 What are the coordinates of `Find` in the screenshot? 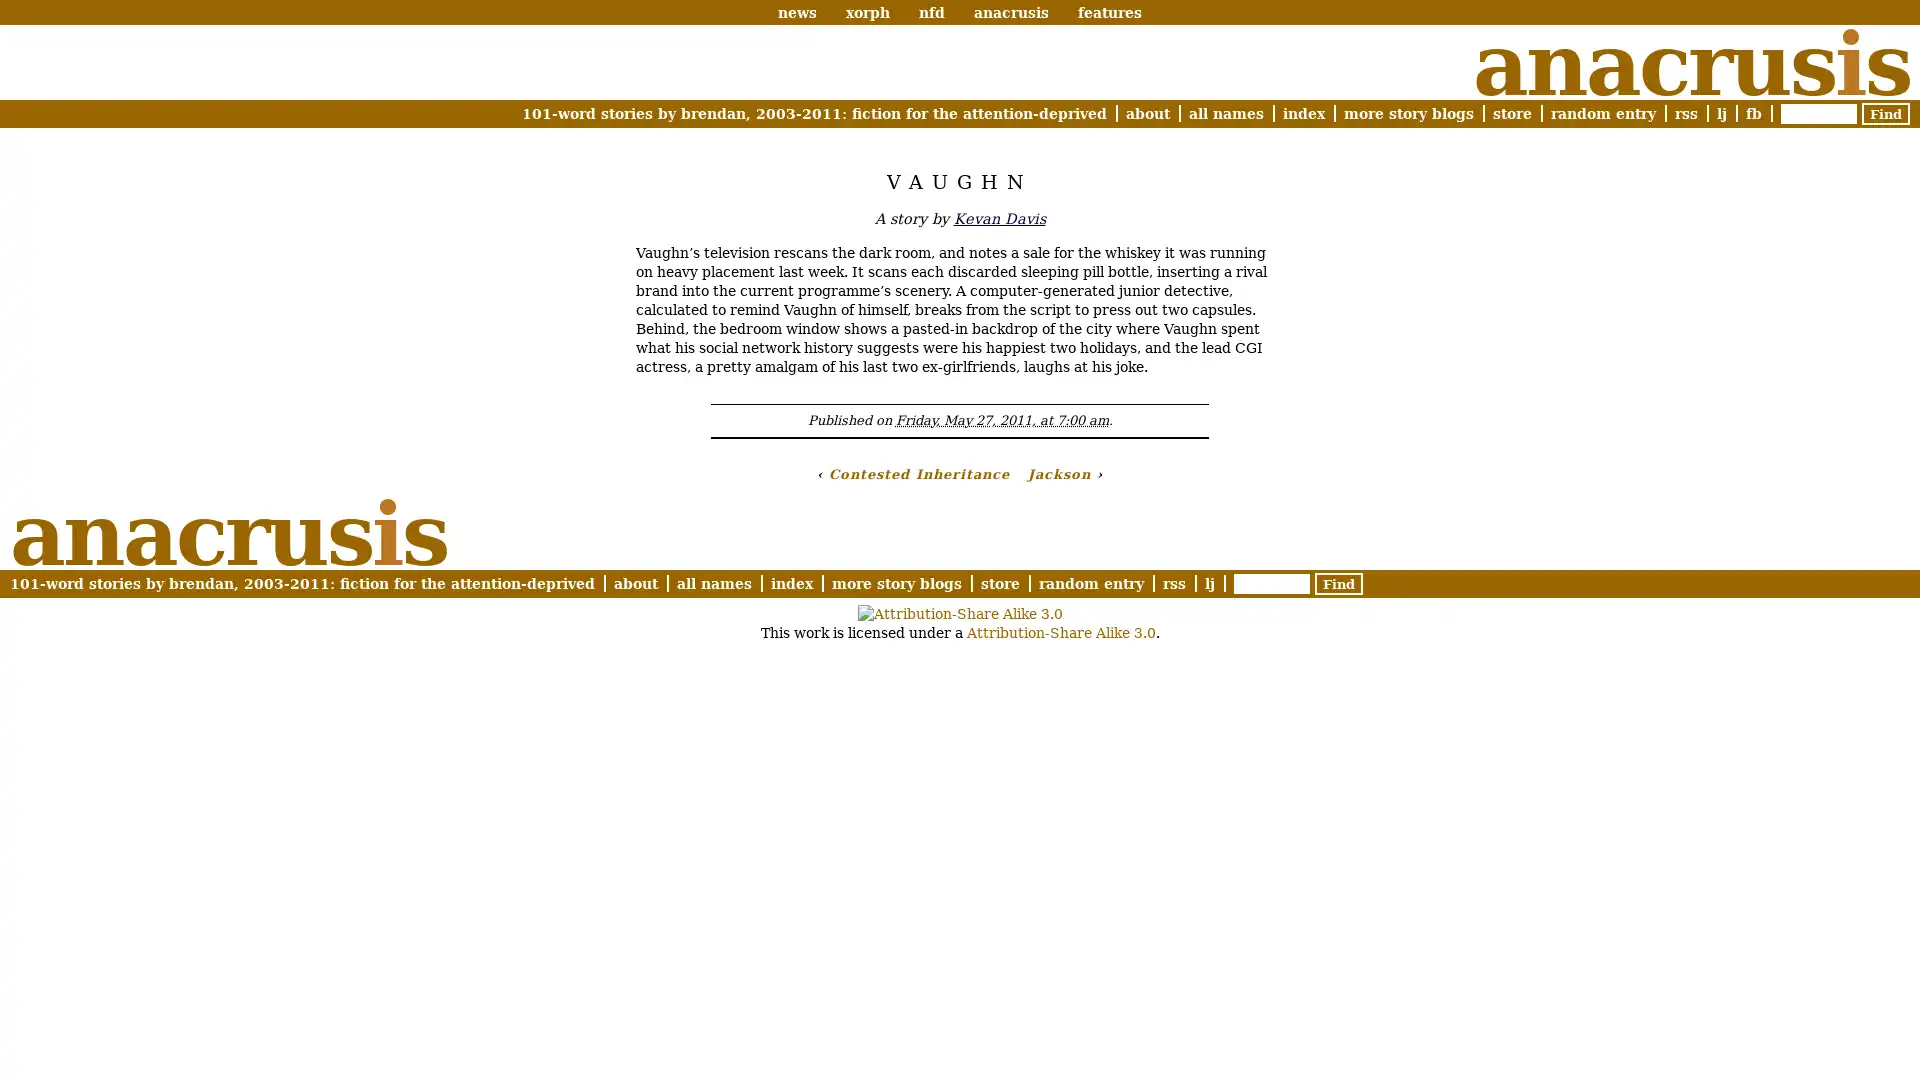 It's located at (1339, 582).